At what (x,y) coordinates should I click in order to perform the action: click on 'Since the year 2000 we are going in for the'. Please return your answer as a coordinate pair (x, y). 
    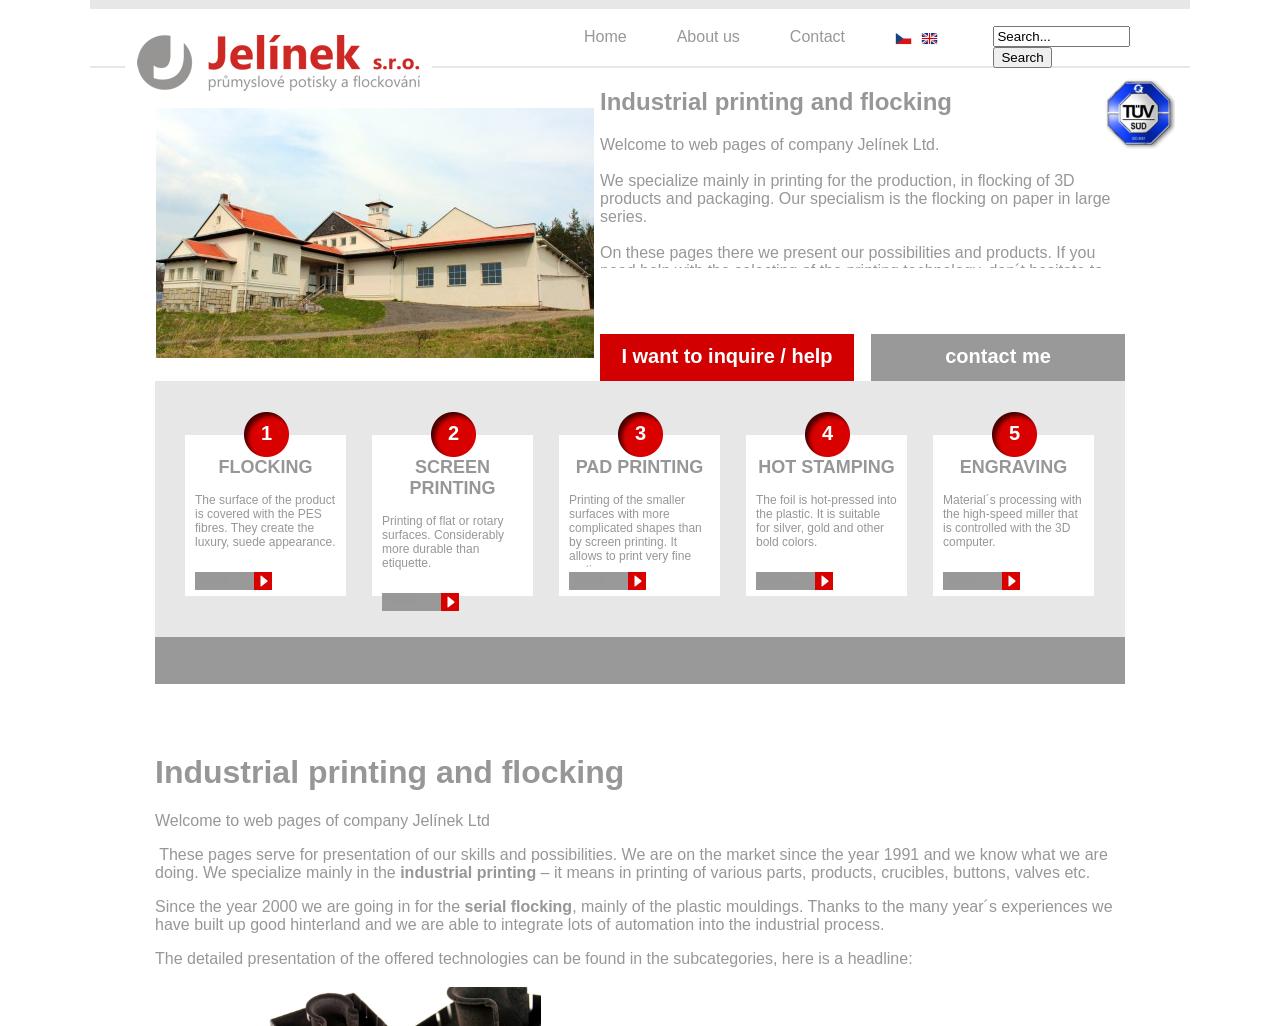
    Looking at the image, I should click on (308, 905).